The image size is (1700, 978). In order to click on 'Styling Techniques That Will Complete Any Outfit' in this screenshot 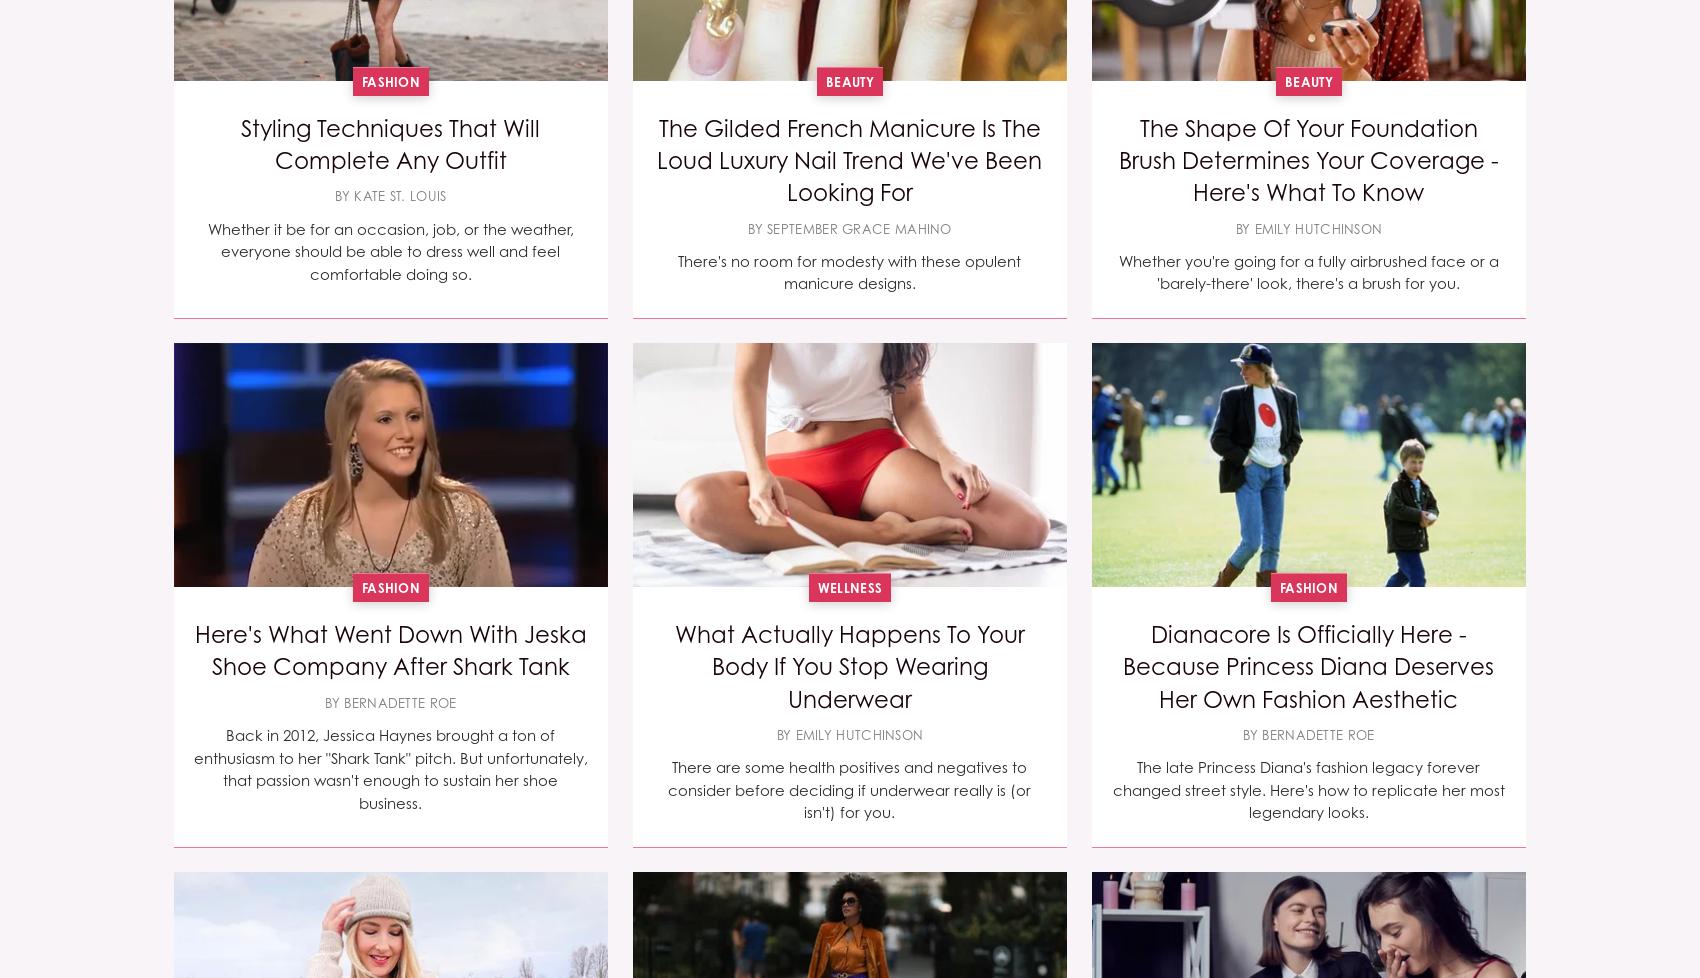, I will do `click(389, 142)`.